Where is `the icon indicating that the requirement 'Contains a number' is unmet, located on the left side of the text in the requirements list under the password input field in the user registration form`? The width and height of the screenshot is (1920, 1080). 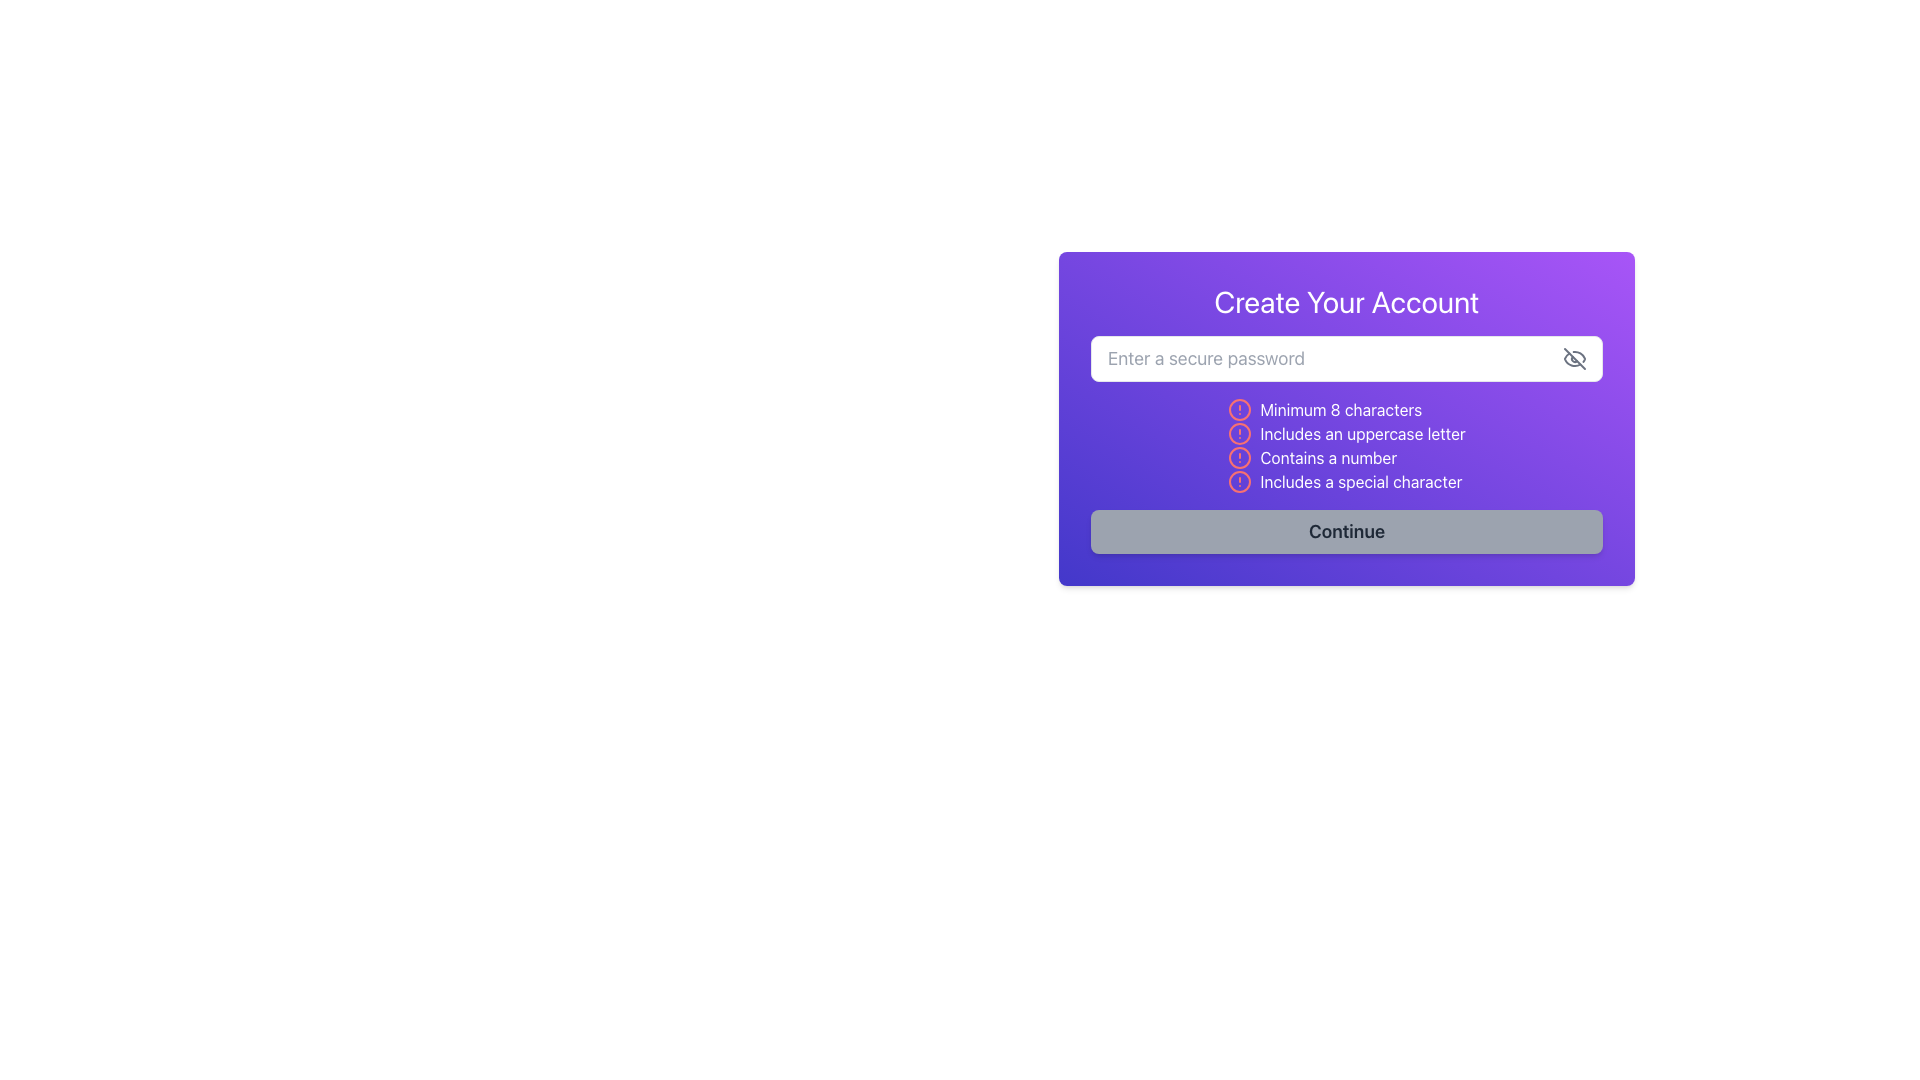 the icon indicating that the requirement 'Contains a number' is unmet, located on the left side of the text in the requirements list under the password input field in the user registration form is located at coordinates (1239, 458).